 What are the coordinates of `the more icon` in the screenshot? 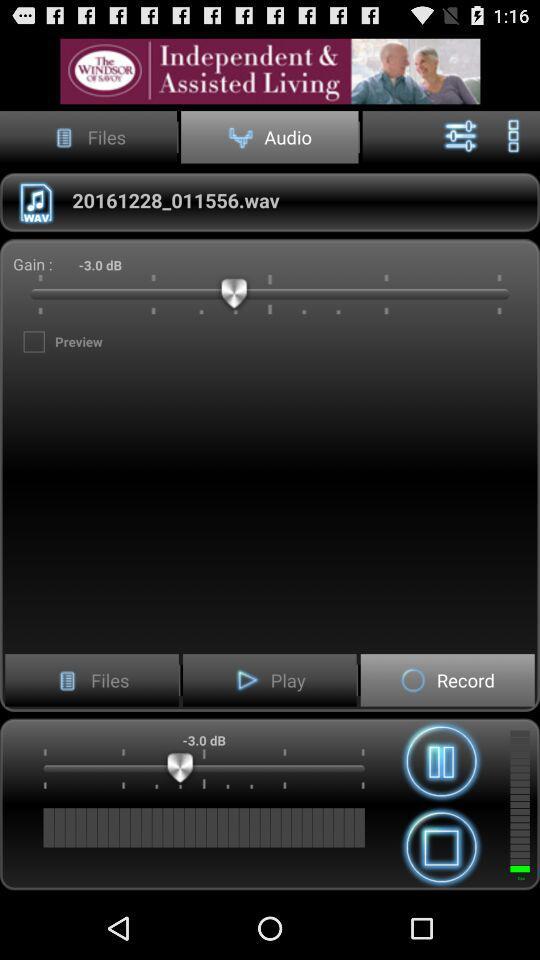 It's located at (513, 144).